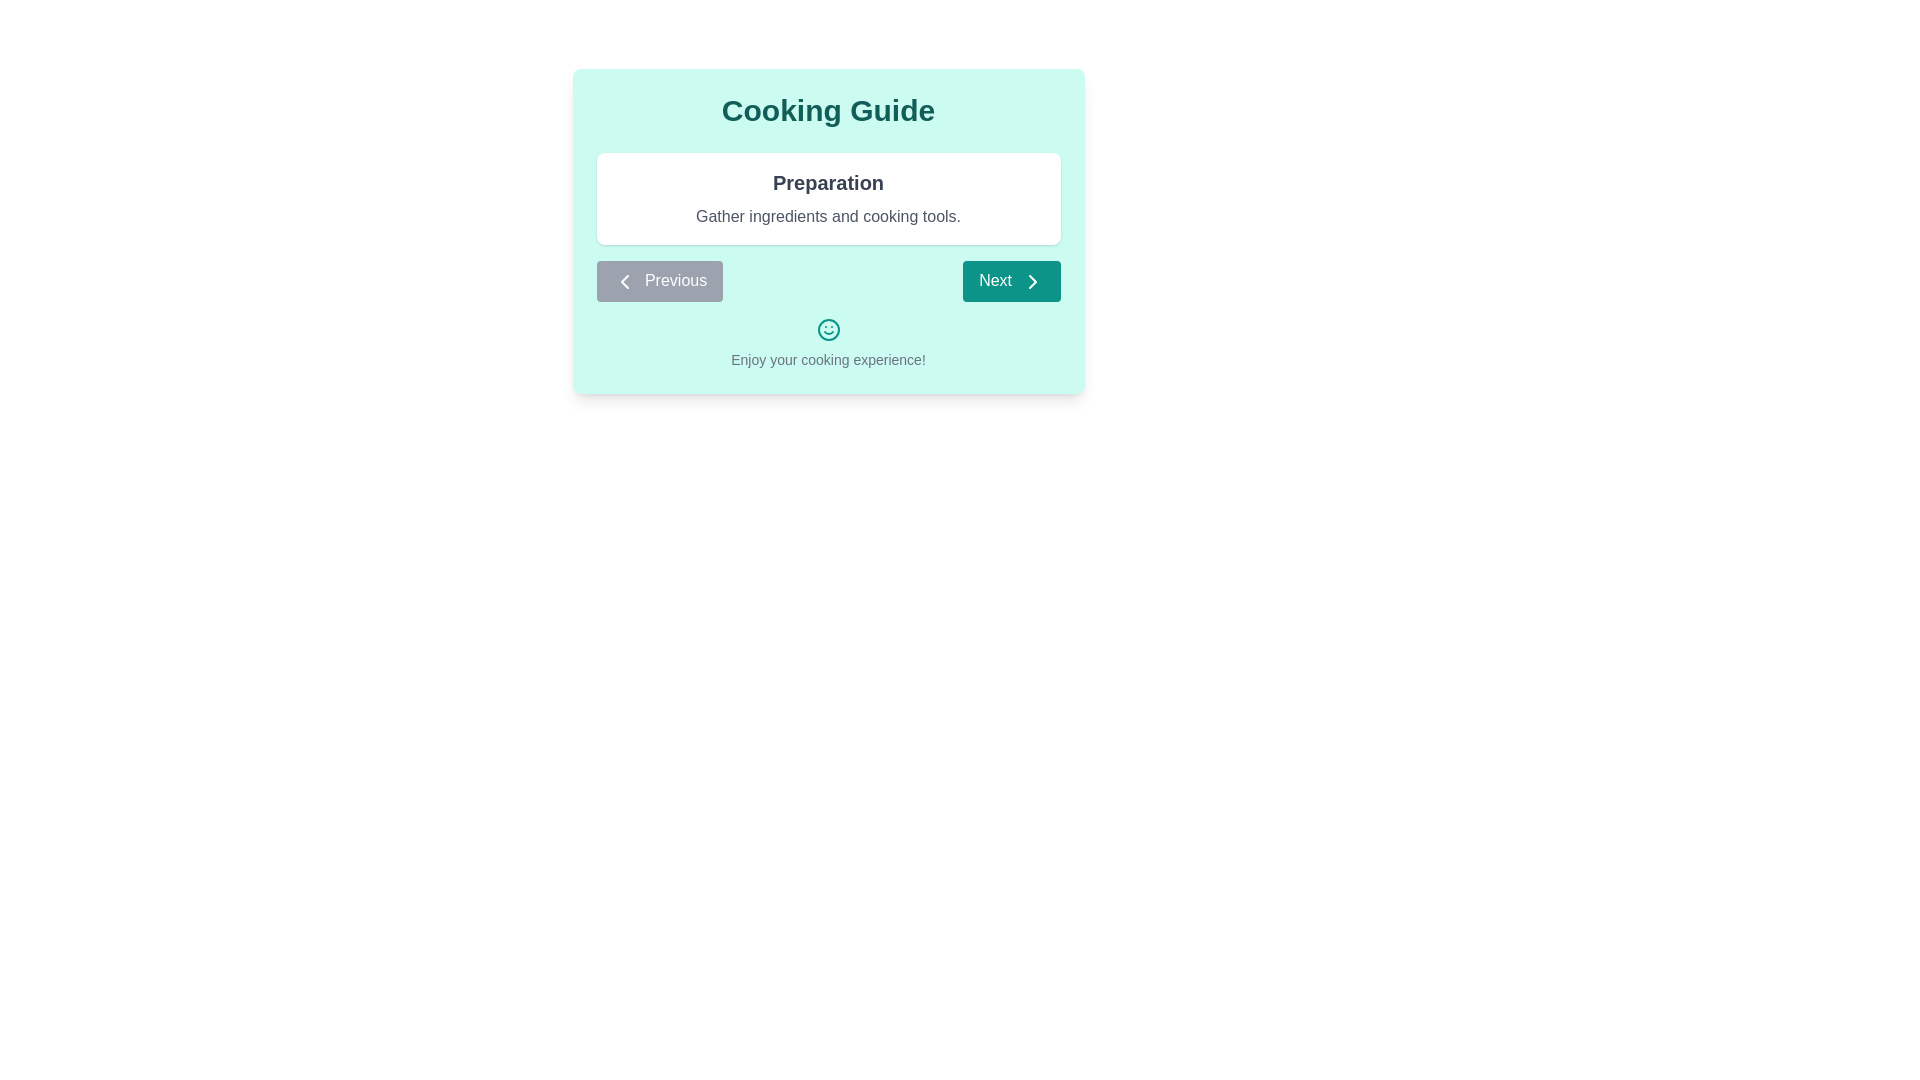 The height and width of the screenshot is (1080, 1920). I want to click on the leftward-pointing chevron icon indicating navigation within the 'Previous' button located at the lower-left corner of the card-like interface, so click(623, 281).